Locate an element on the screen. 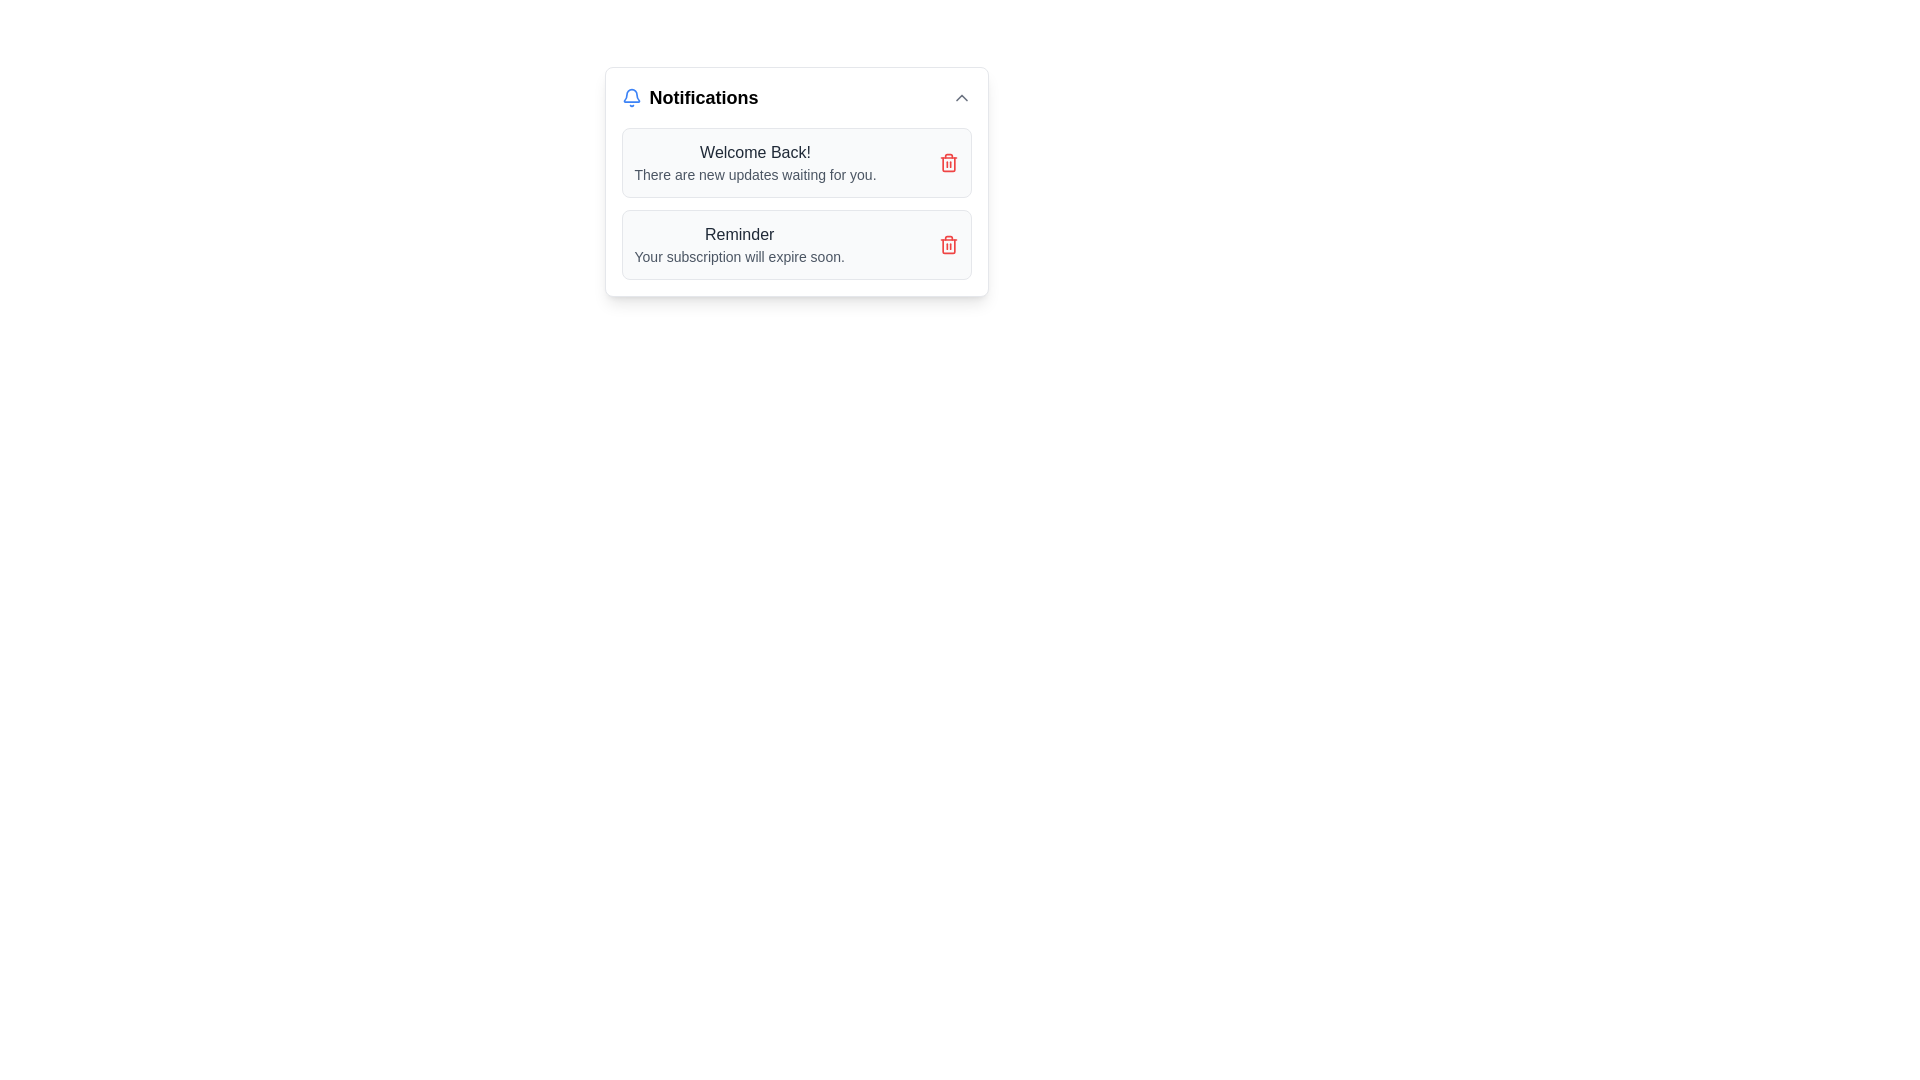 The height and width of the screenshot is (1080, 1920). displayed text of the Text Label that serves as a section header for the notifications, located at the top of the notification panel is located at coordinates (704, 97).